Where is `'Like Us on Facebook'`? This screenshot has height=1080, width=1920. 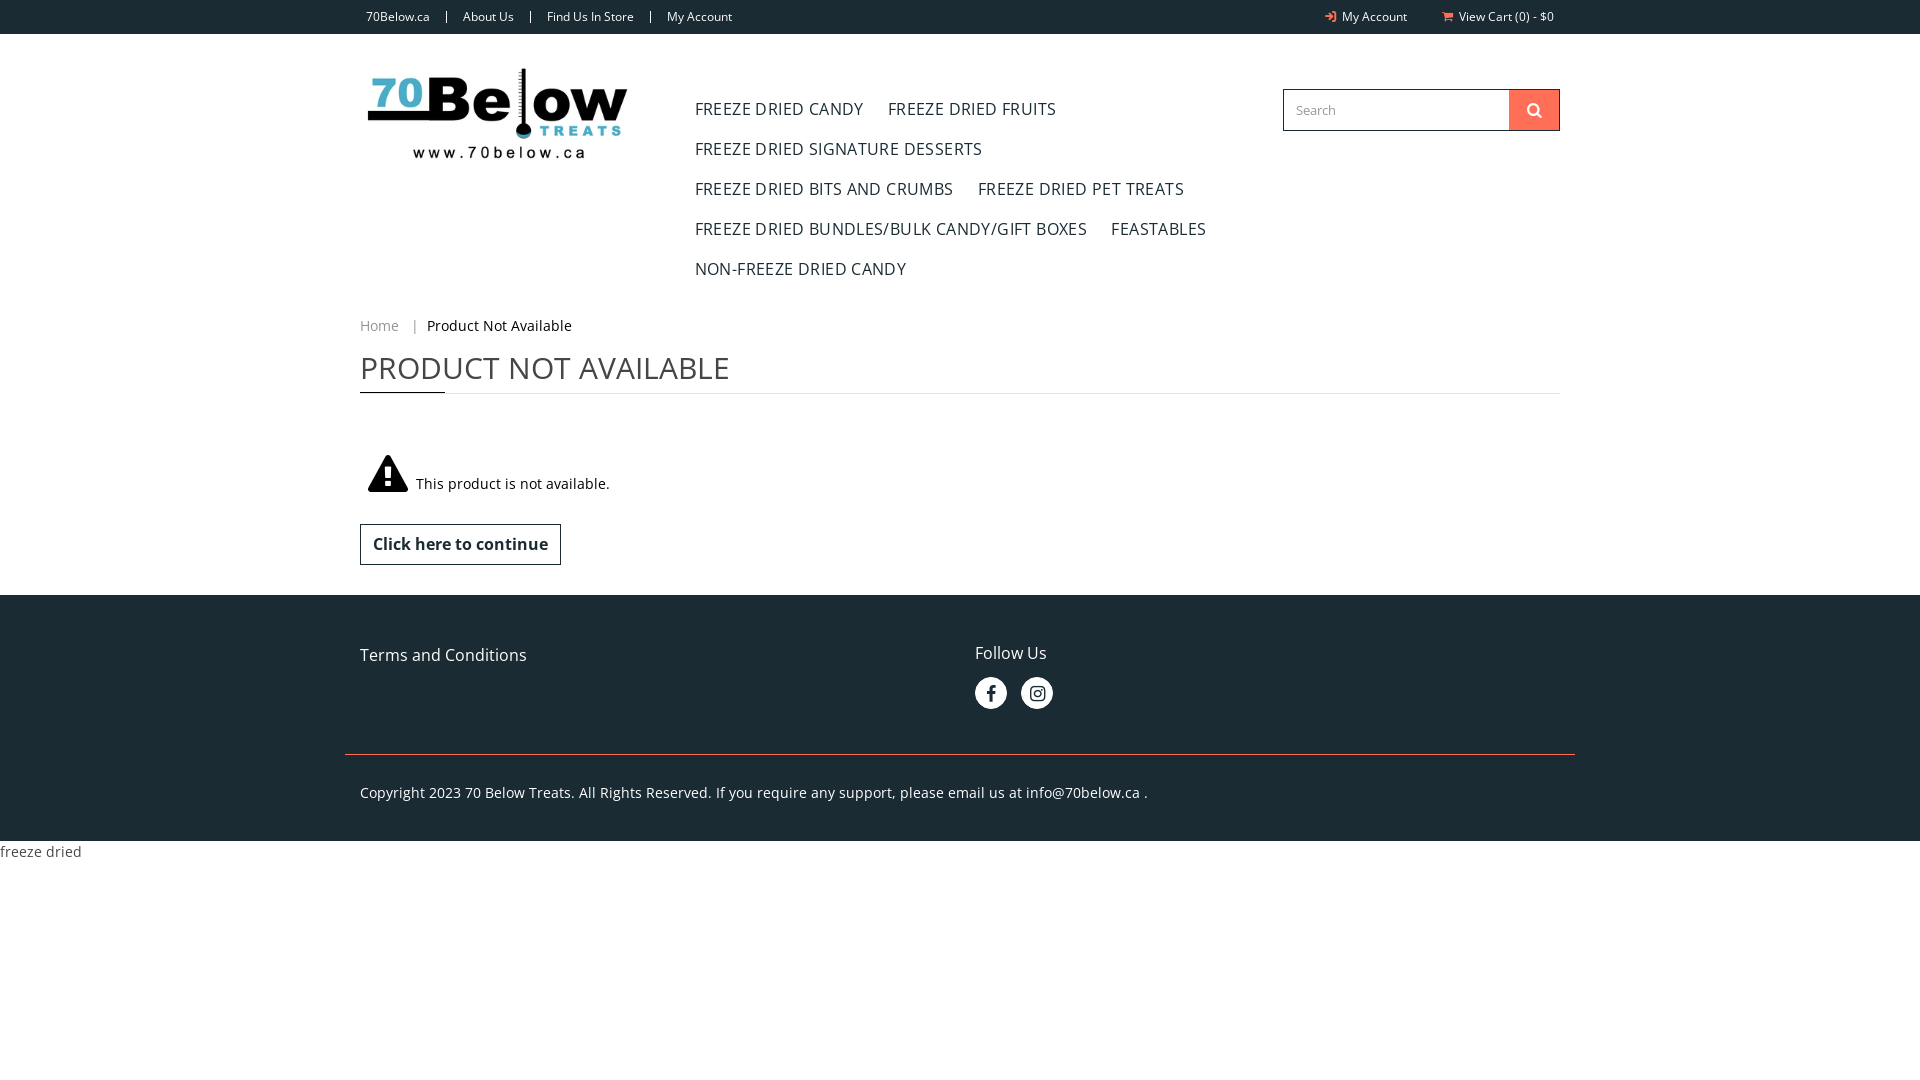
'Like Us on Facebook' is located at coordinates (990, 692).